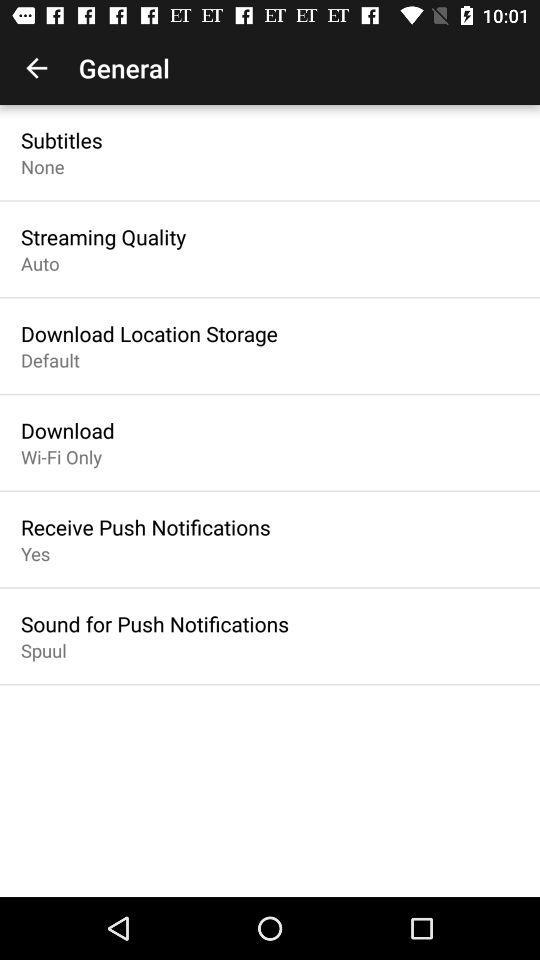  Describe the element at coordinates (61, 139) in the screenshot. I see `icon above none item` at that location.